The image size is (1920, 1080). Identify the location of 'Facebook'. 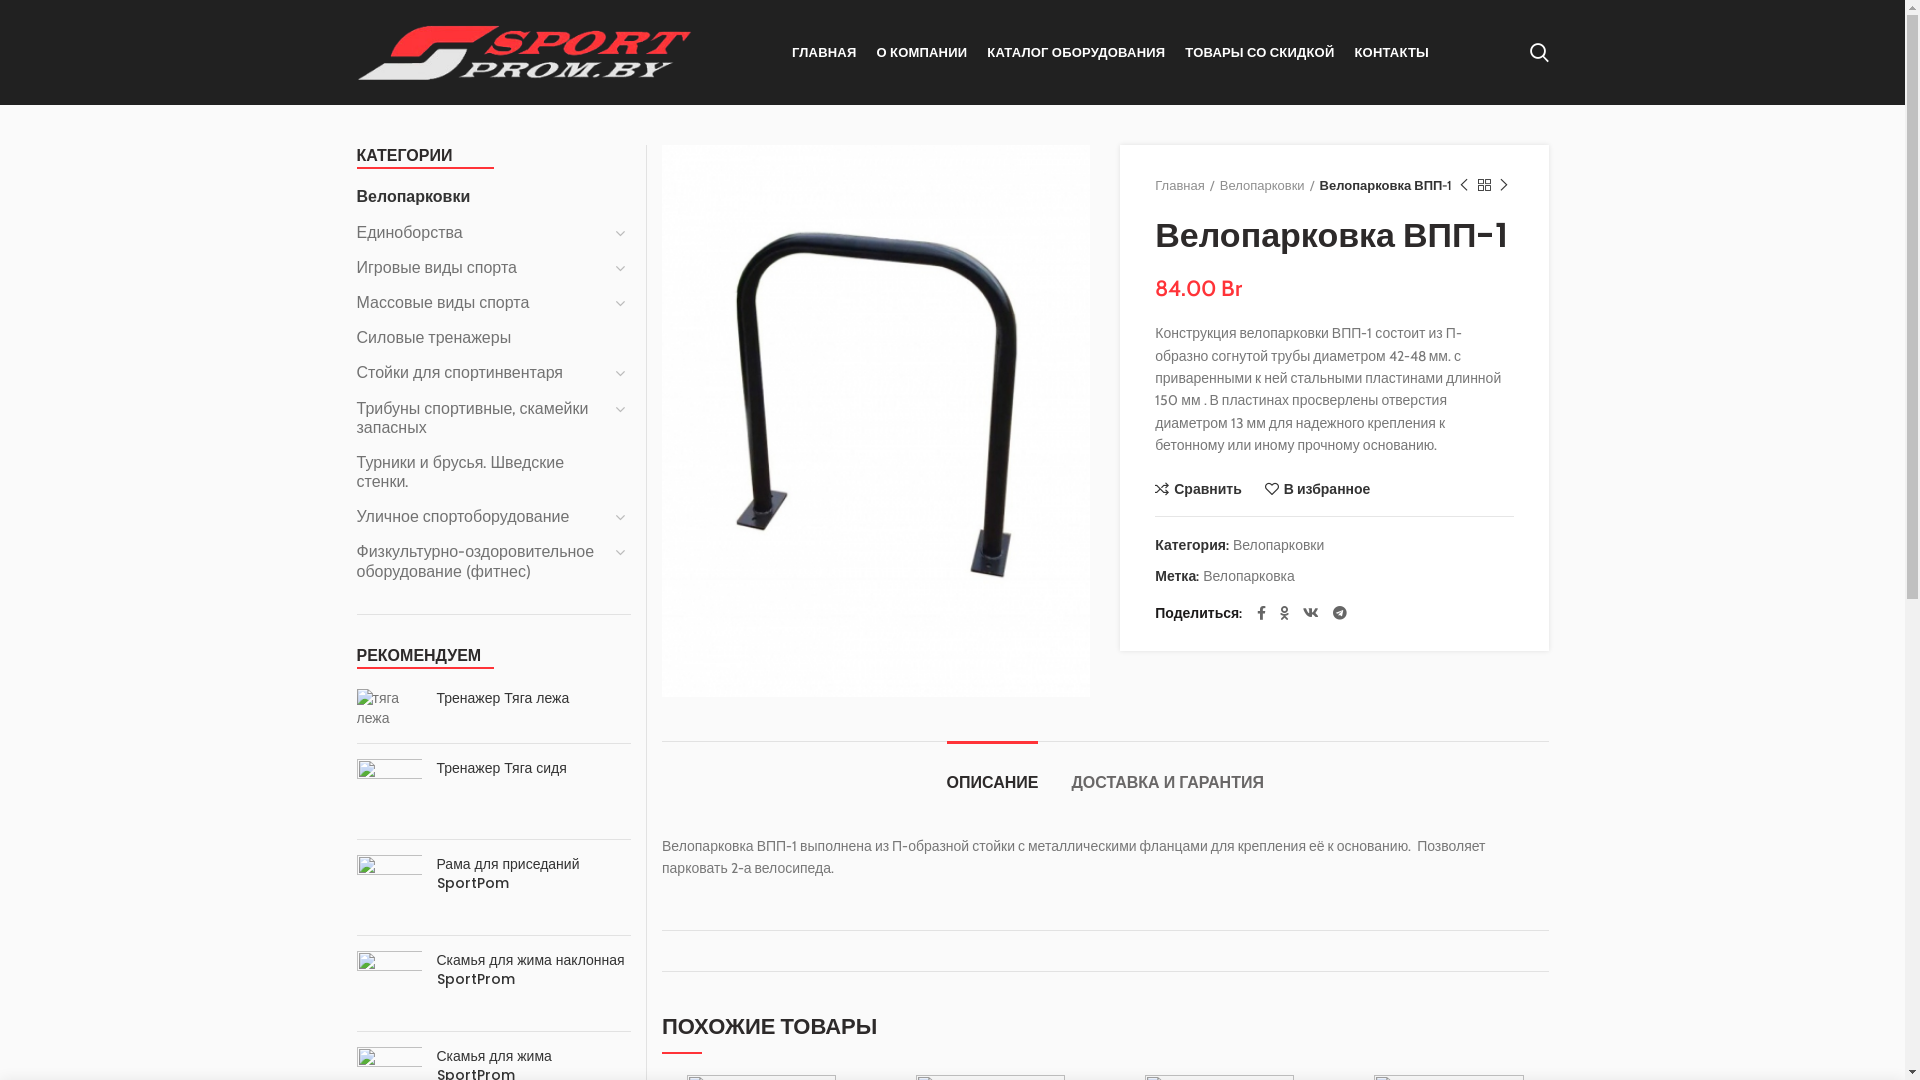
(1260, 612).